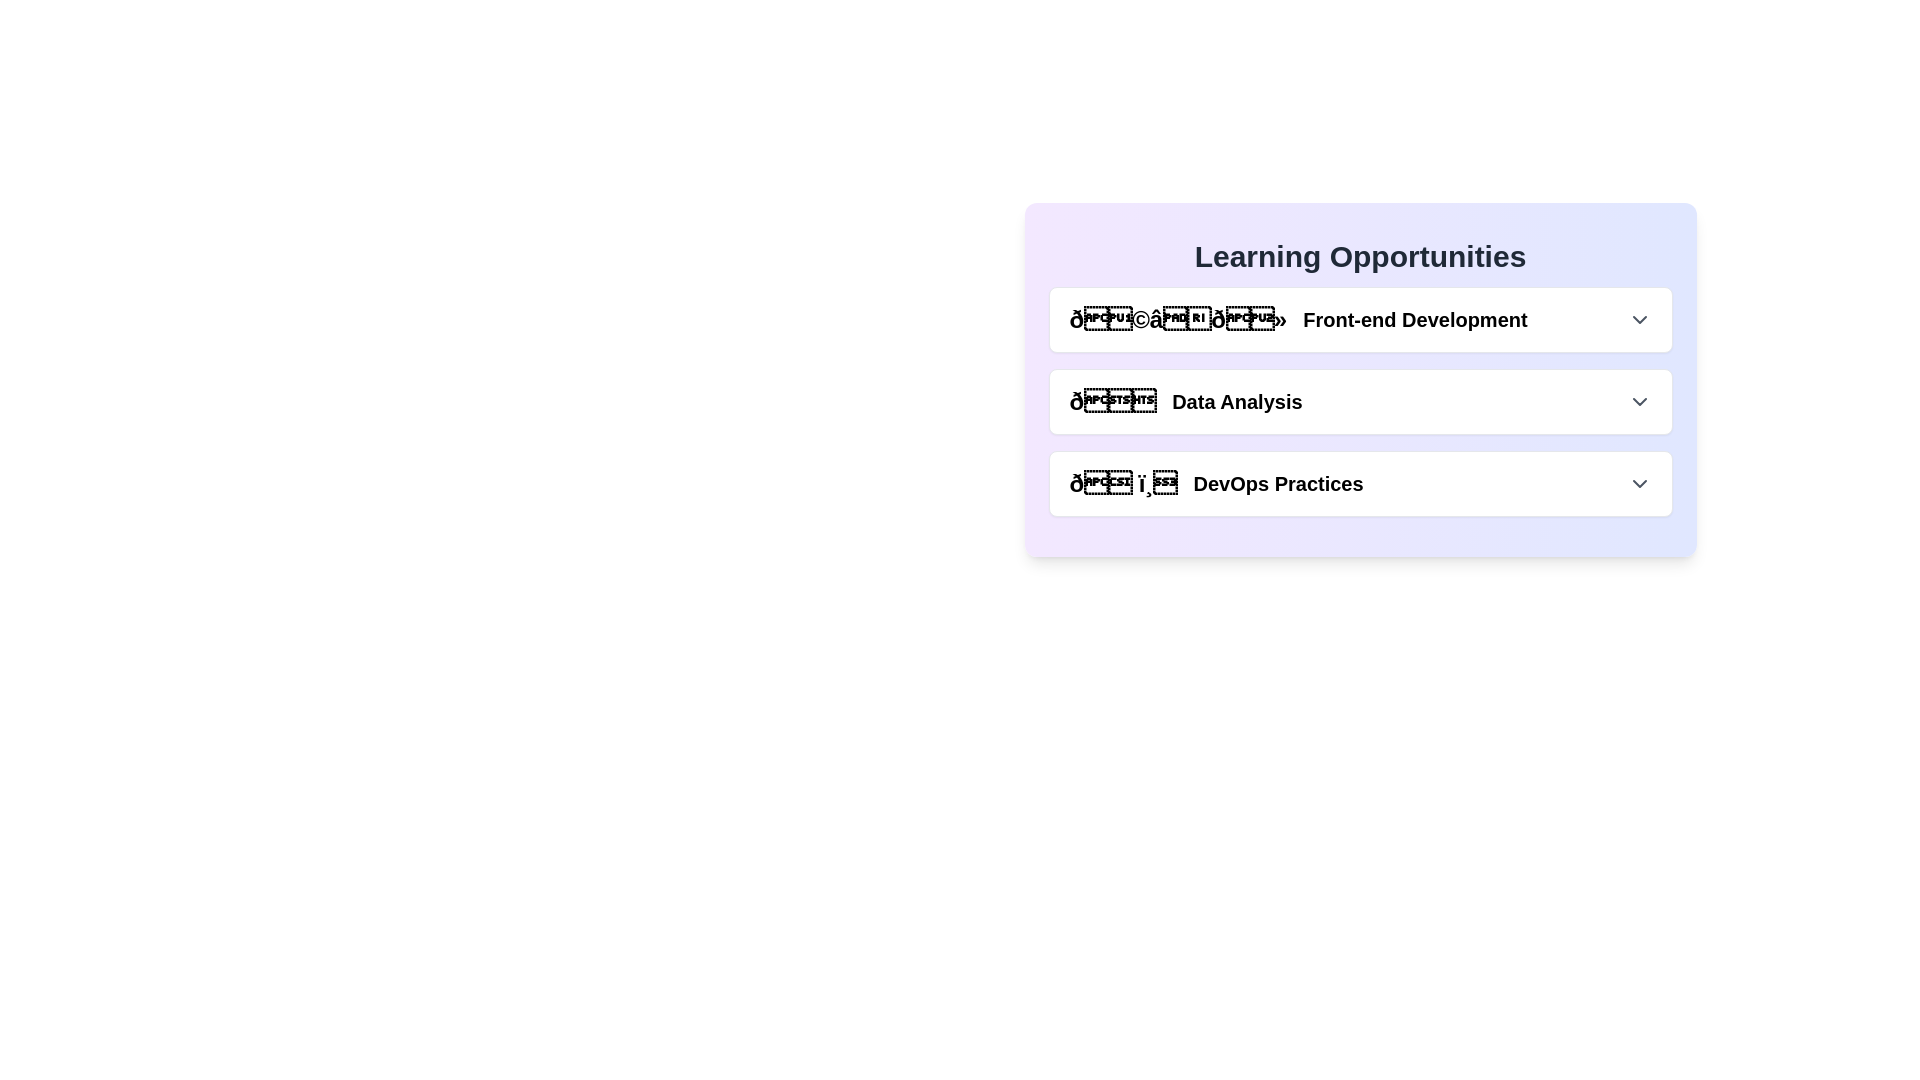 The image size is (1920, 1080). What do you see at coordinates (1185, 401) in the screenshot?
I see `text element that combines a bar chart emoji with the caption 'Data Analysis', which is the second item in the 'Learning Opportunities' group, located below 'Front-end Development'` at bounding box center [1185, 401].